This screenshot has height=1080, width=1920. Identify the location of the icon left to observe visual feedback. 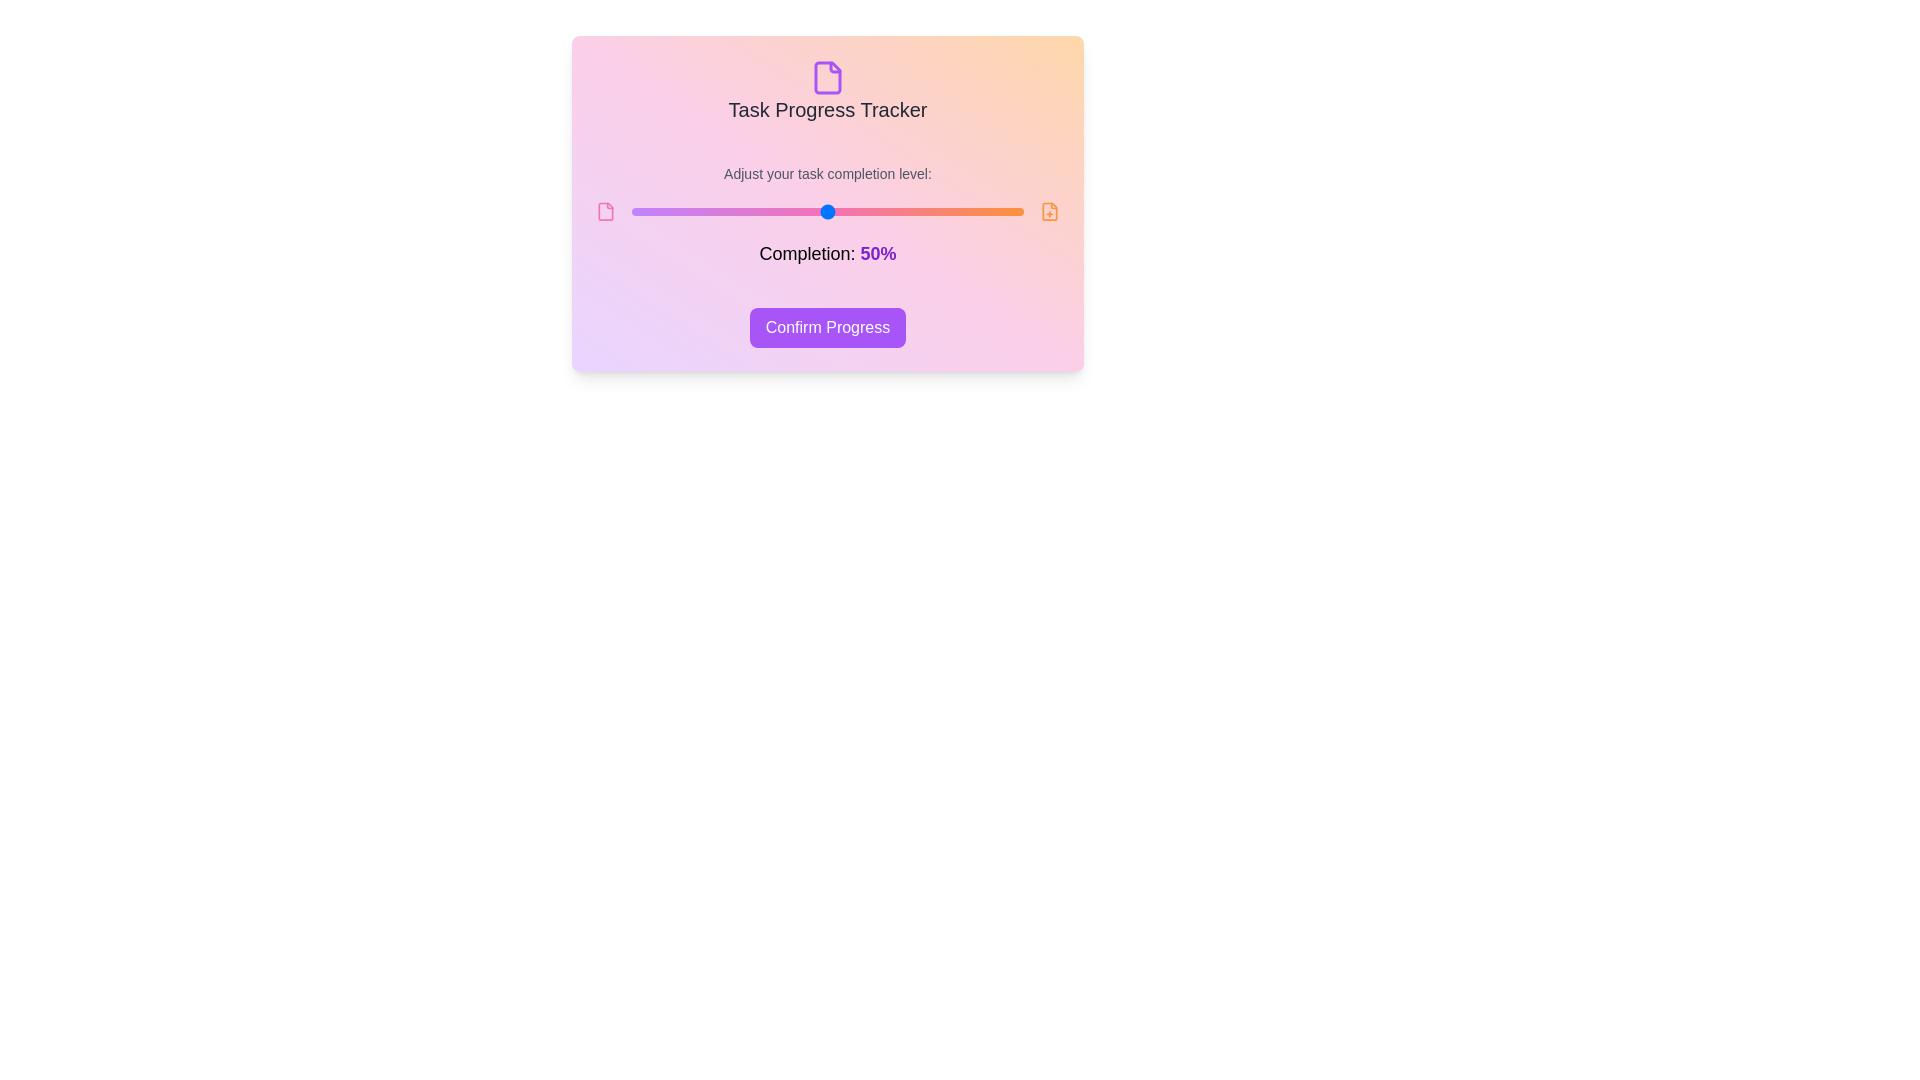
(605, 212).